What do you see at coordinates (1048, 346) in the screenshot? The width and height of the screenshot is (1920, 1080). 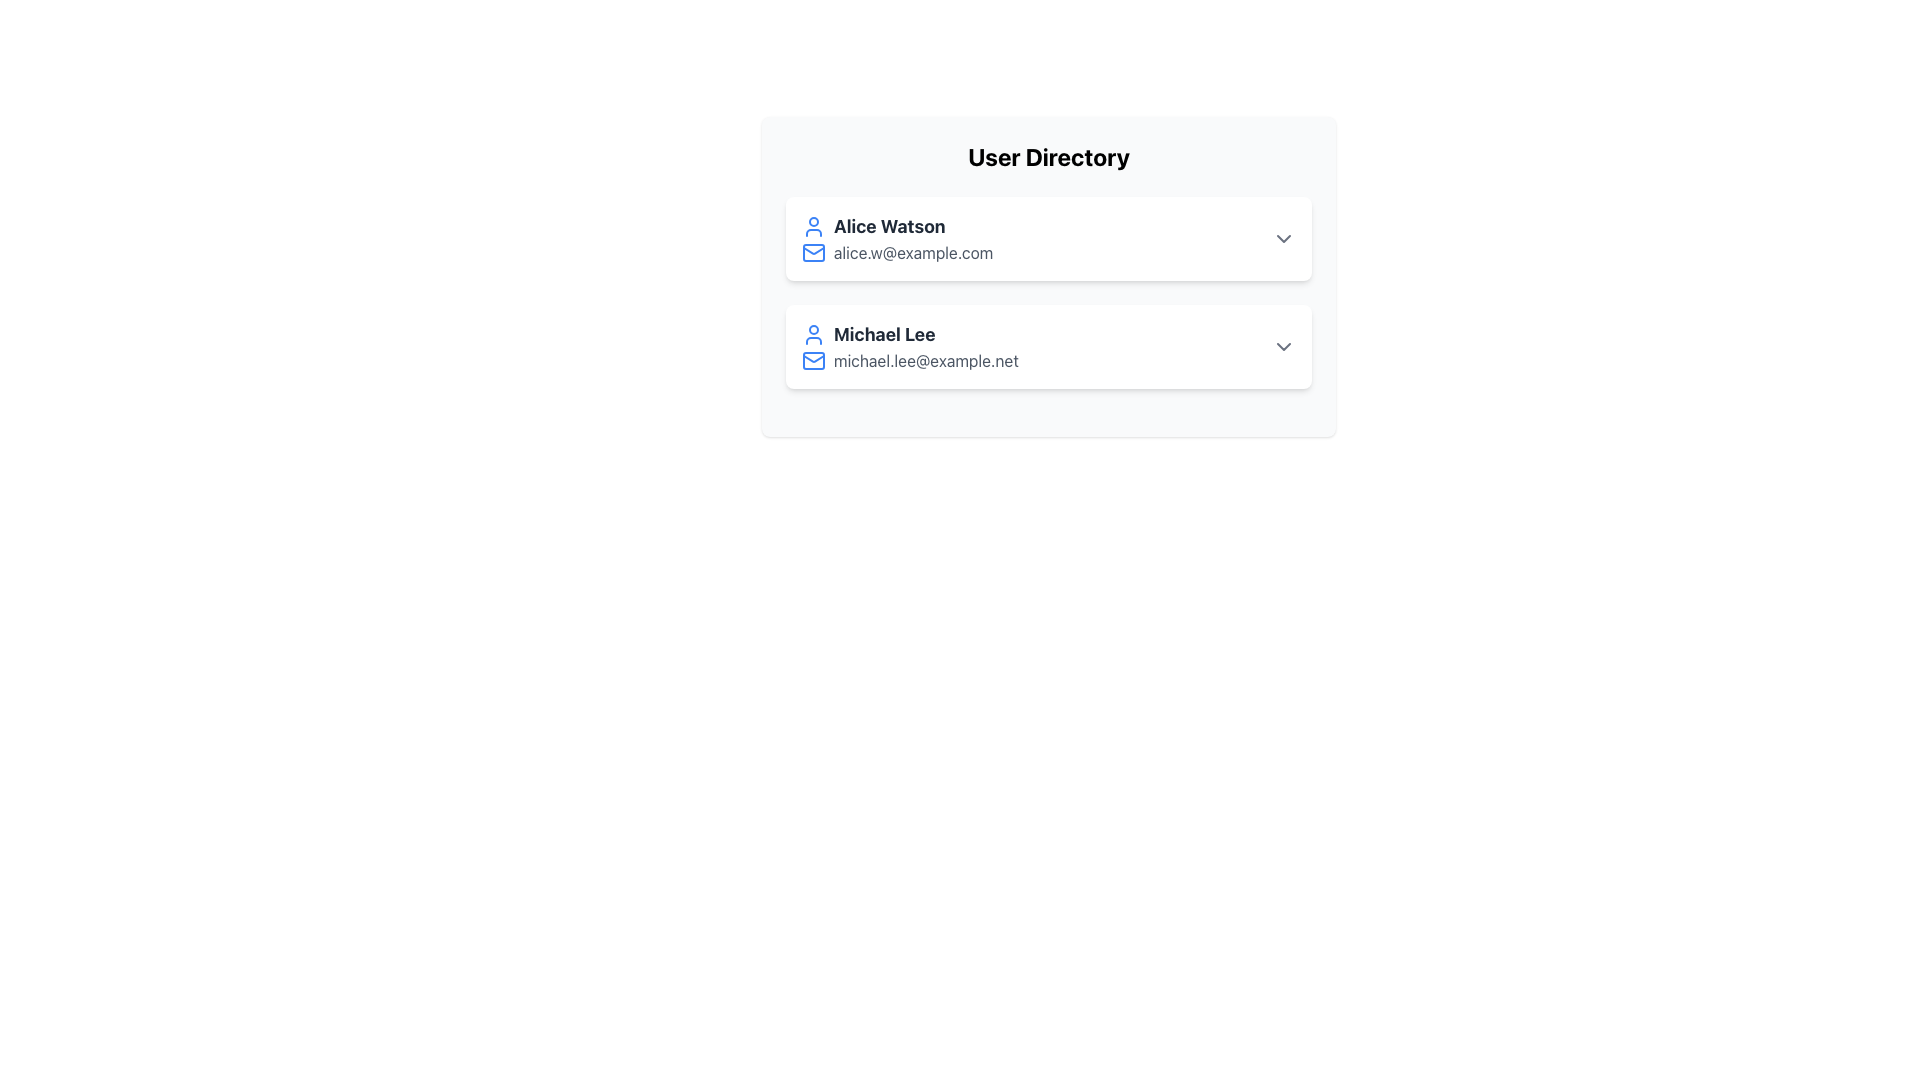 I see `the dropdown arrow on the List Item displaying 'Michael Lee'` at bounding box center [1048, 346].